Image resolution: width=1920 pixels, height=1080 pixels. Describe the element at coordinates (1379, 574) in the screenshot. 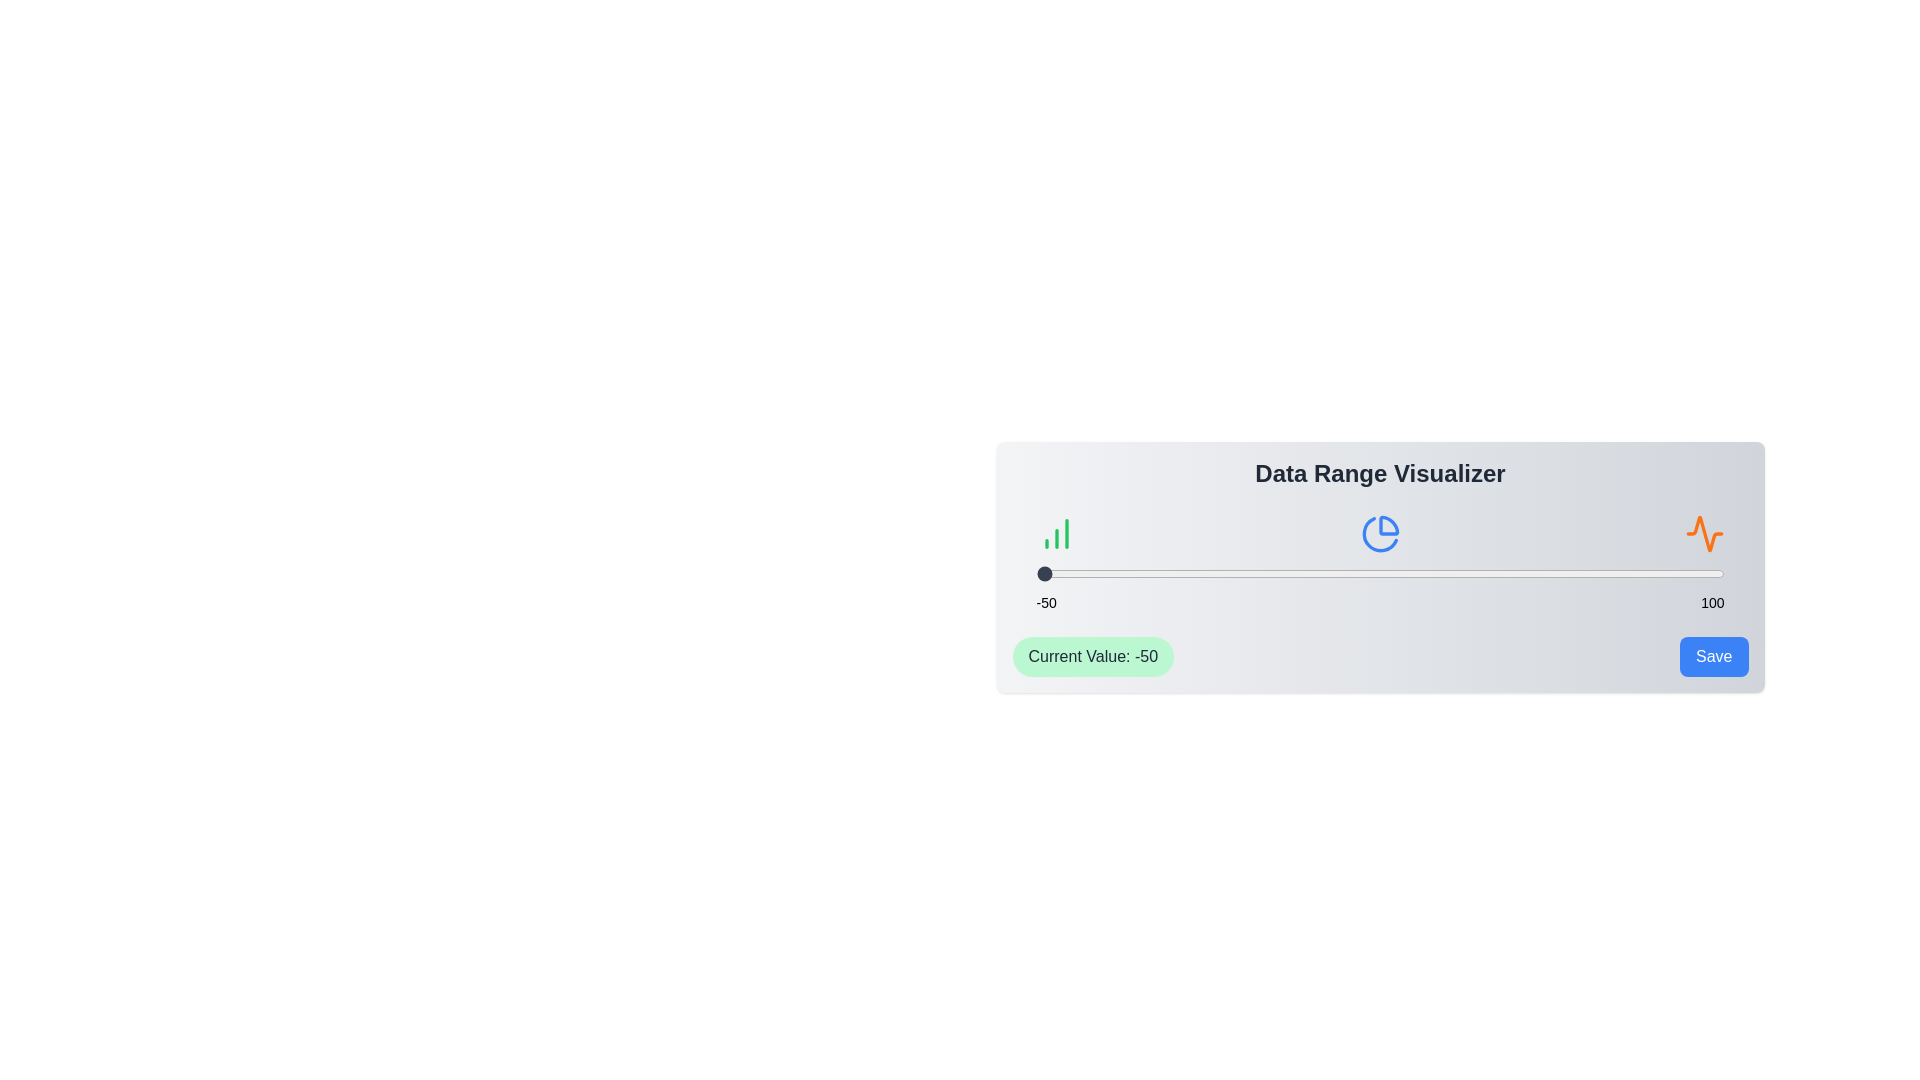

I see `the slider to observe any visual changes` at that location.